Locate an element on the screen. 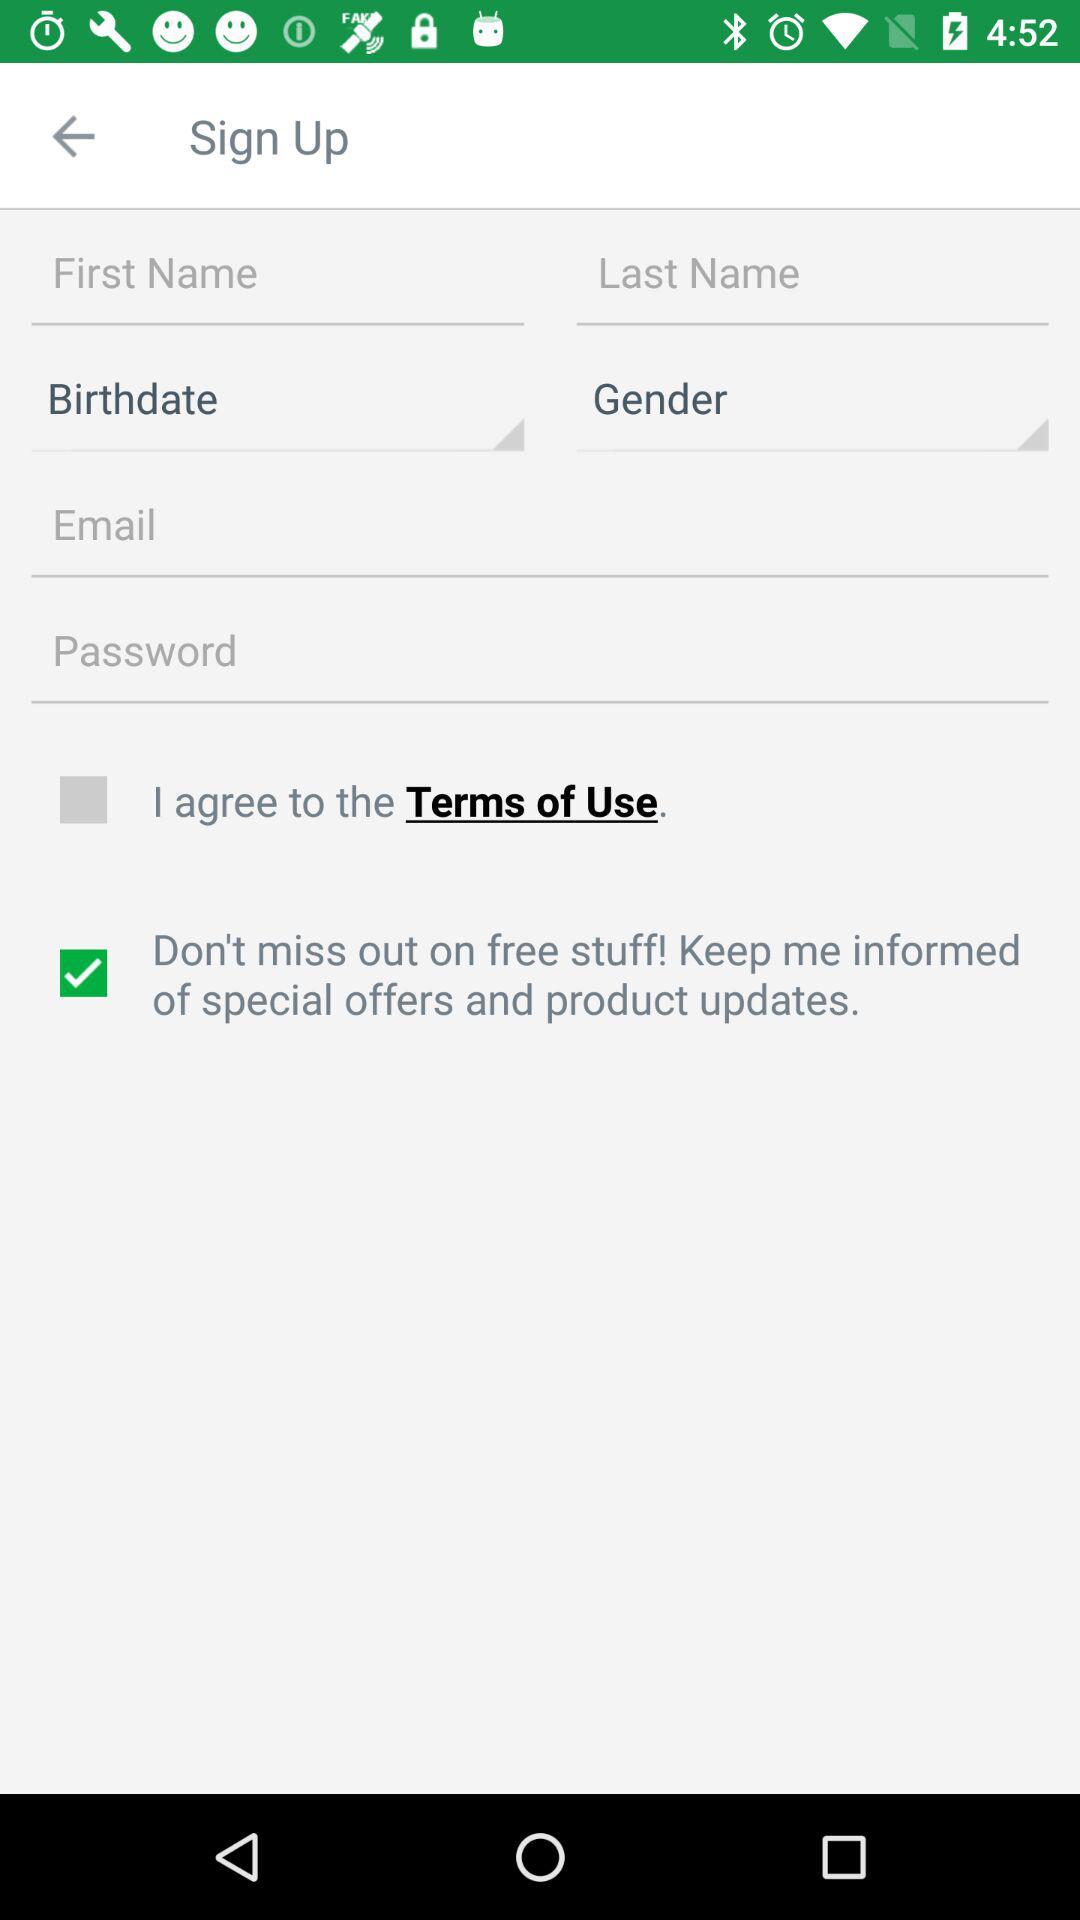  i agree to is located at coordinates (604, 800).